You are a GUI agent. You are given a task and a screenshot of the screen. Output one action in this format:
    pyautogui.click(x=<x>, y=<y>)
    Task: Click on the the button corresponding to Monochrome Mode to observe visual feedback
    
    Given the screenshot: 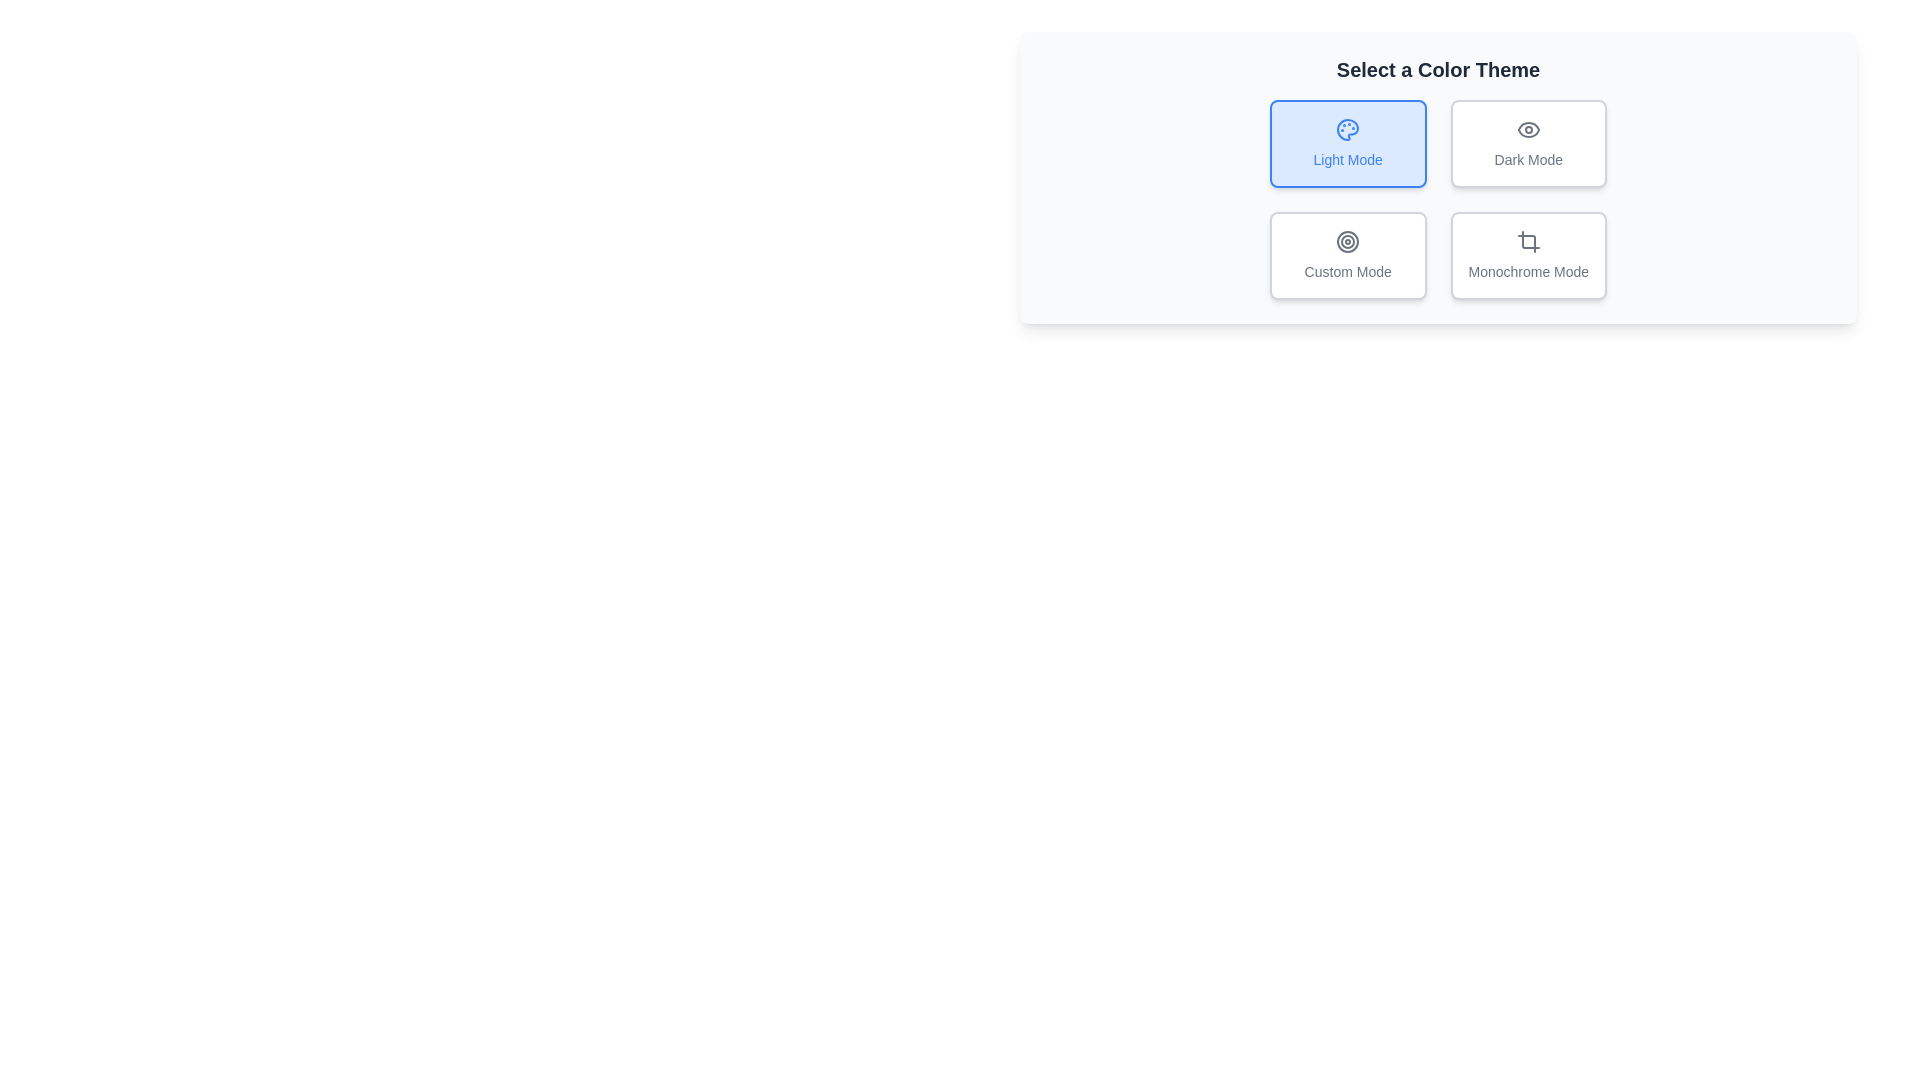 What is the action you would take?
    pyautogui.click(x=1526, y=254)
    